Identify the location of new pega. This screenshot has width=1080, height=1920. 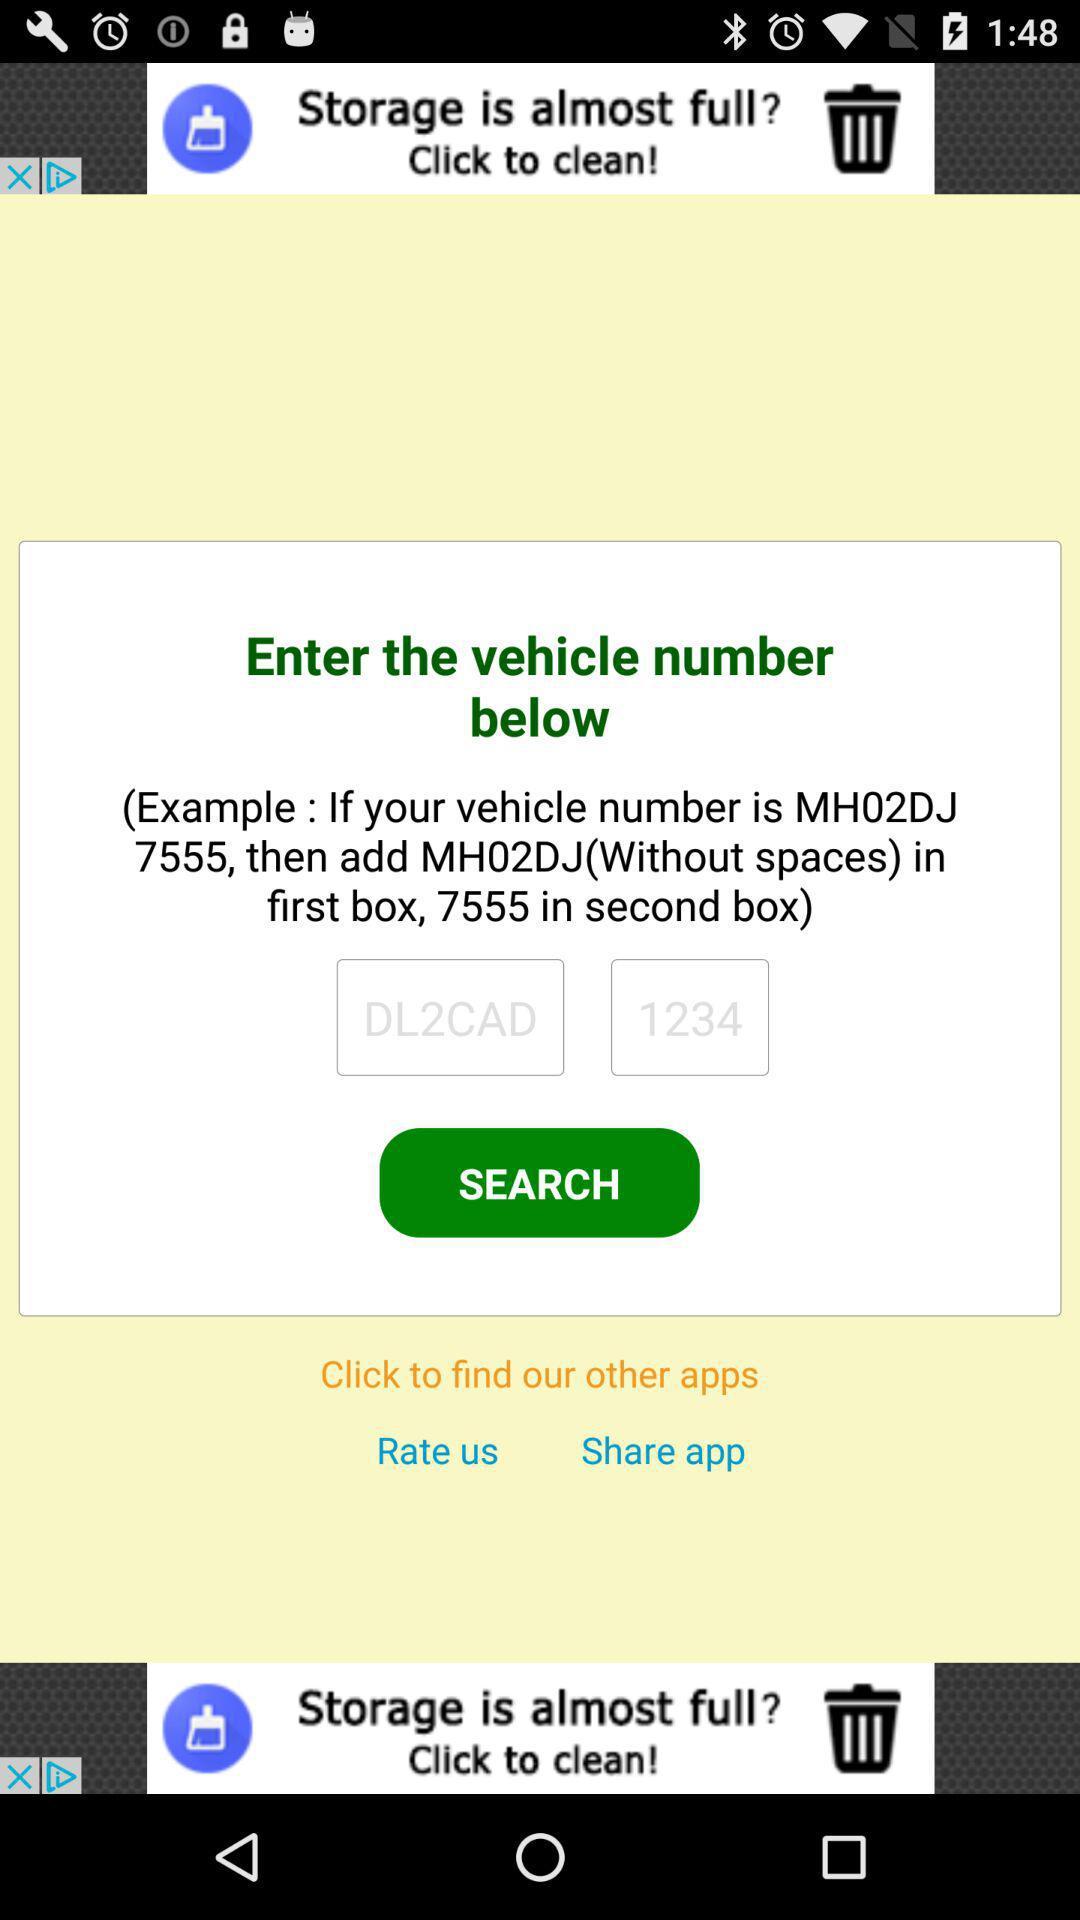
(450, 1017).